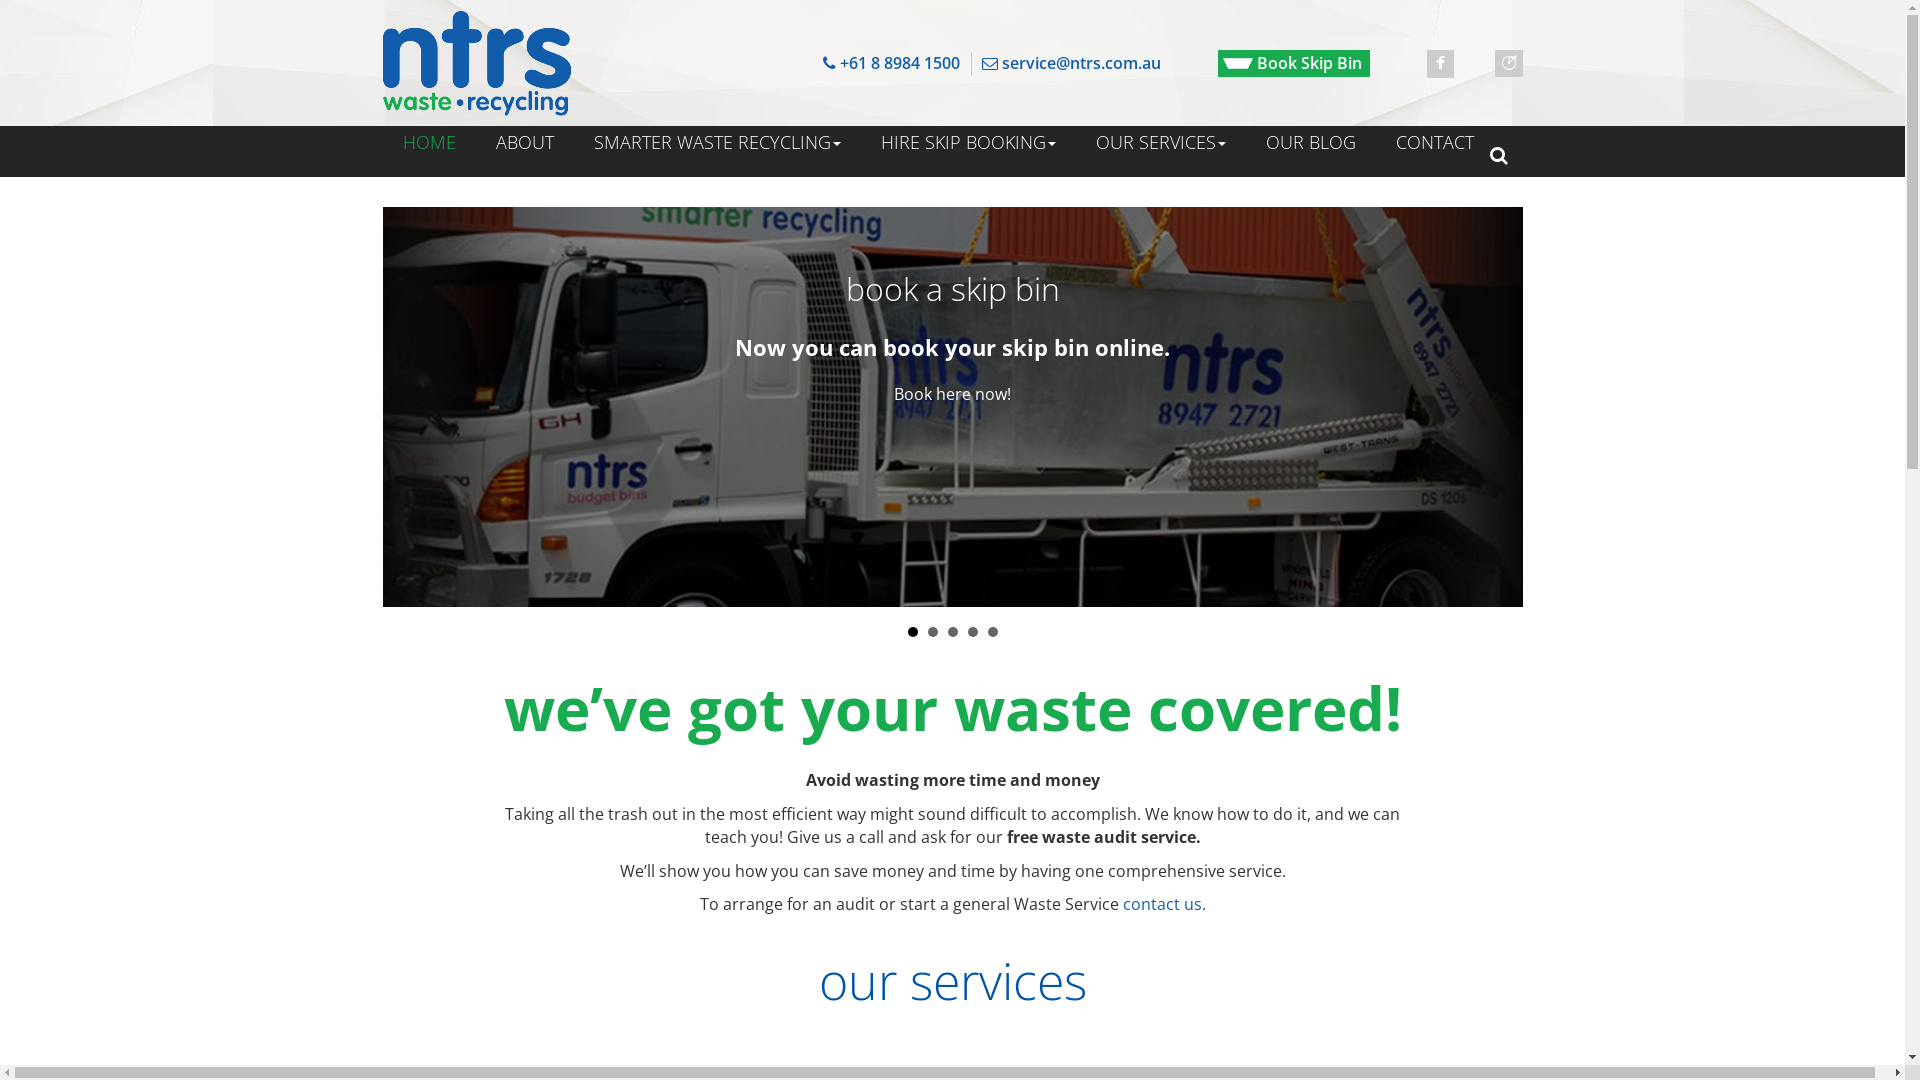 Image resolution: width=1920 pixels, height=1080 pixels. Describe the element at coordinates (717, 141) in the screenshot. I see `'SMARTER WASTE RECYCLING'` at that location.